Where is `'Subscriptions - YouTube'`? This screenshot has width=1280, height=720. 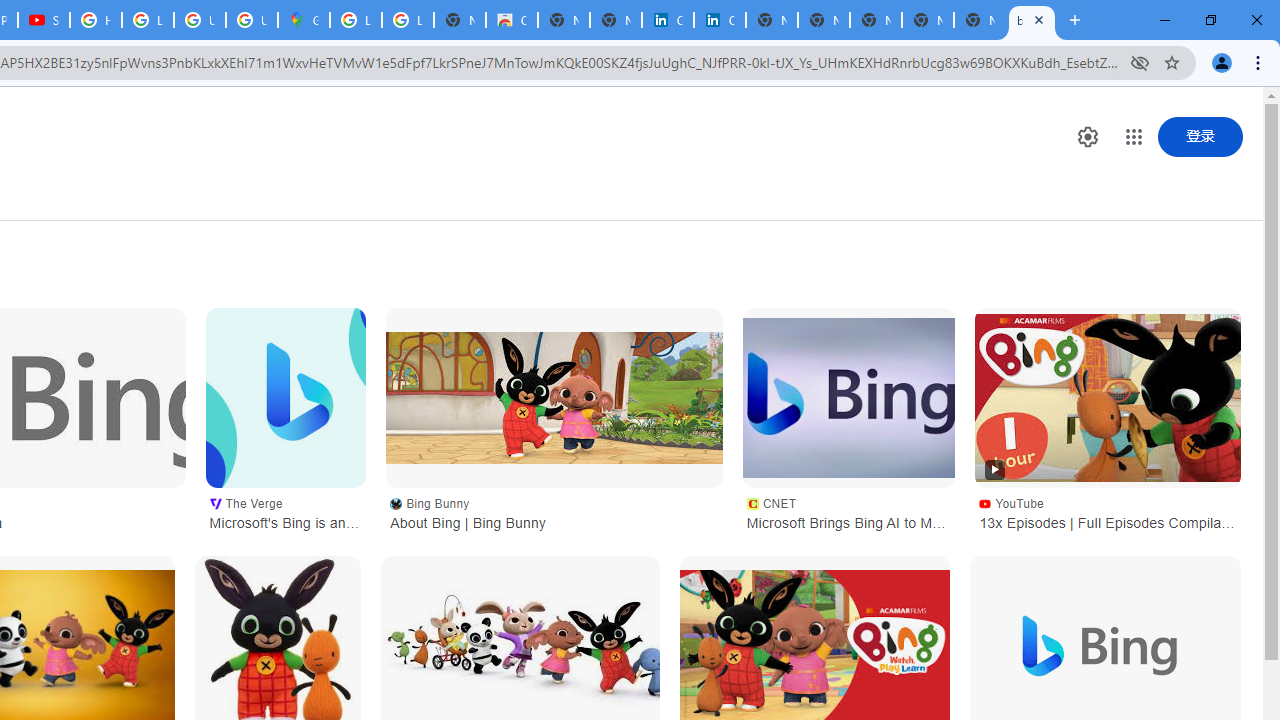
'Subscriptions - YouTube' is located at coordinates (44, 20).